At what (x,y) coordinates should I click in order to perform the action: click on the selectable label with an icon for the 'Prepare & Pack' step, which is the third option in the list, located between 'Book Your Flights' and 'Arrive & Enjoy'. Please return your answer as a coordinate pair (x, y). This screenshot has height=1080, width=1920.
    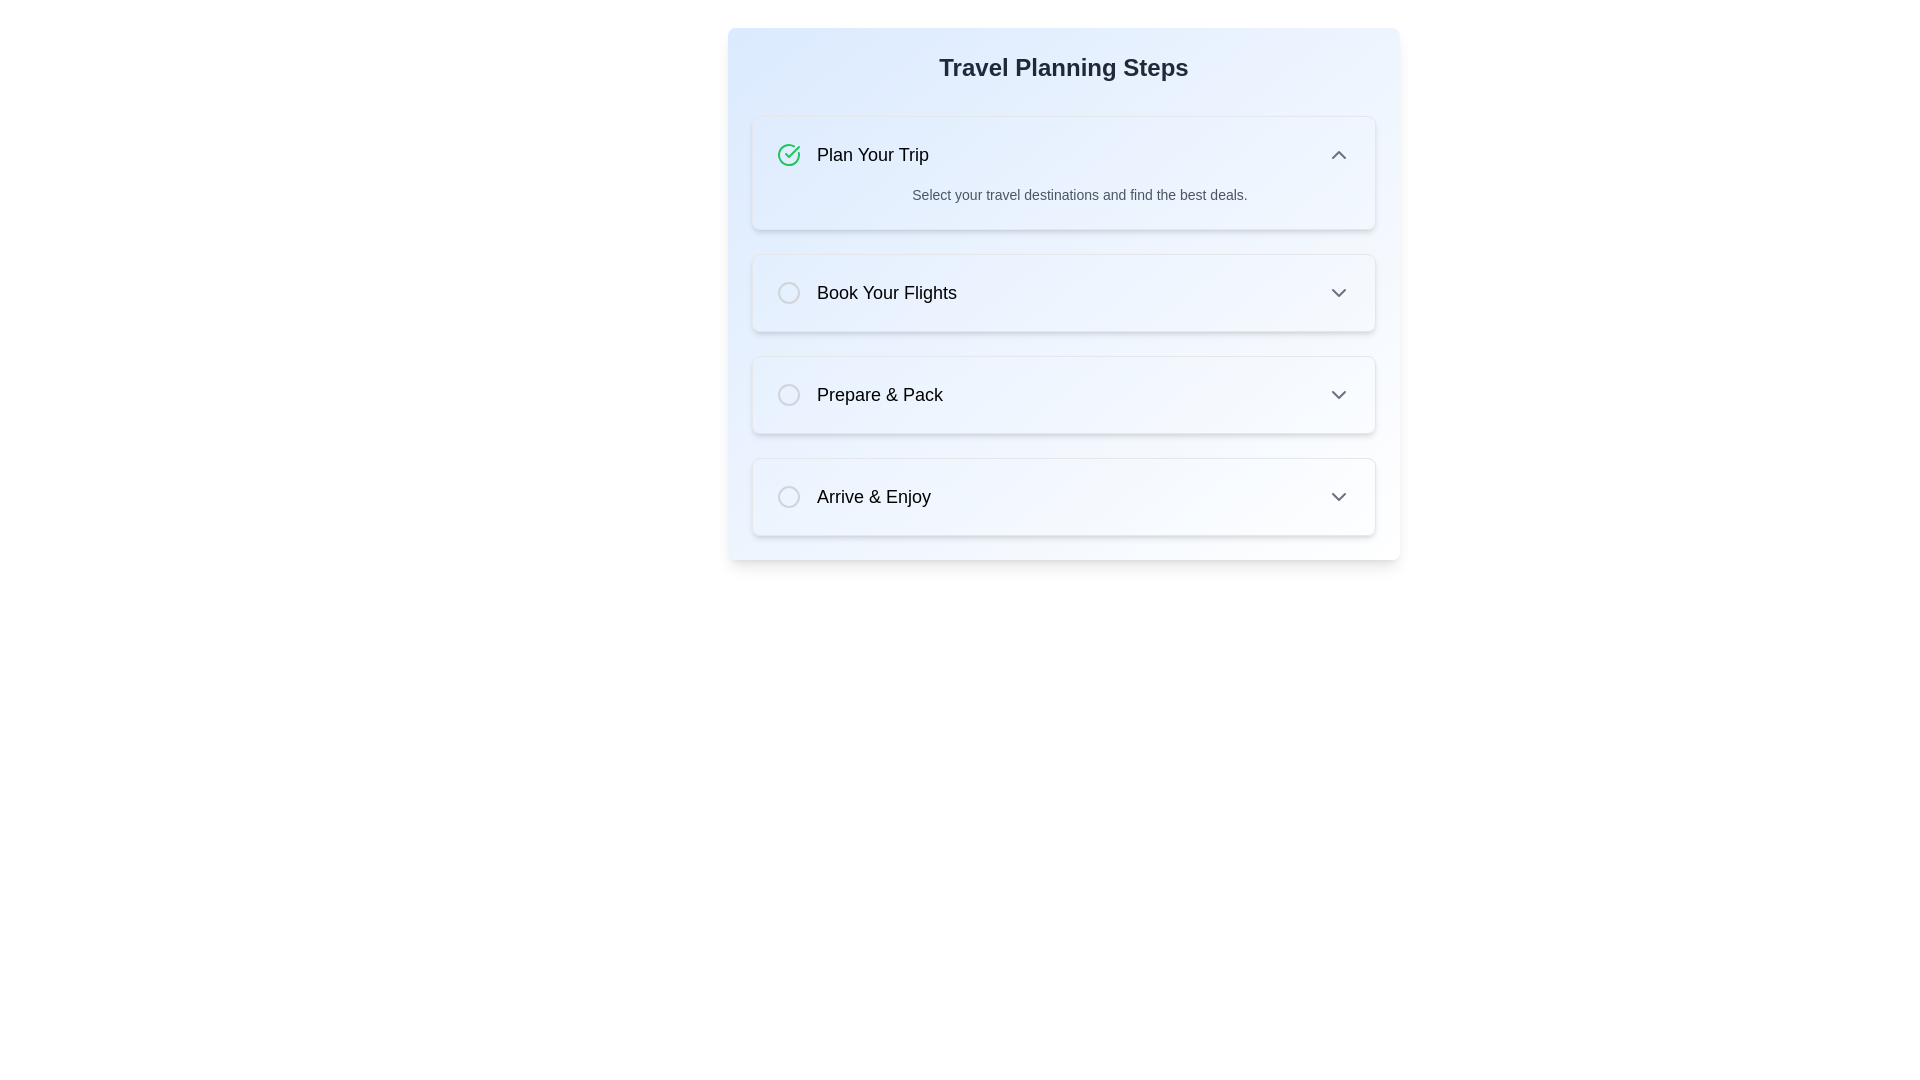
    Looking at the image, I should click on (859, 394).